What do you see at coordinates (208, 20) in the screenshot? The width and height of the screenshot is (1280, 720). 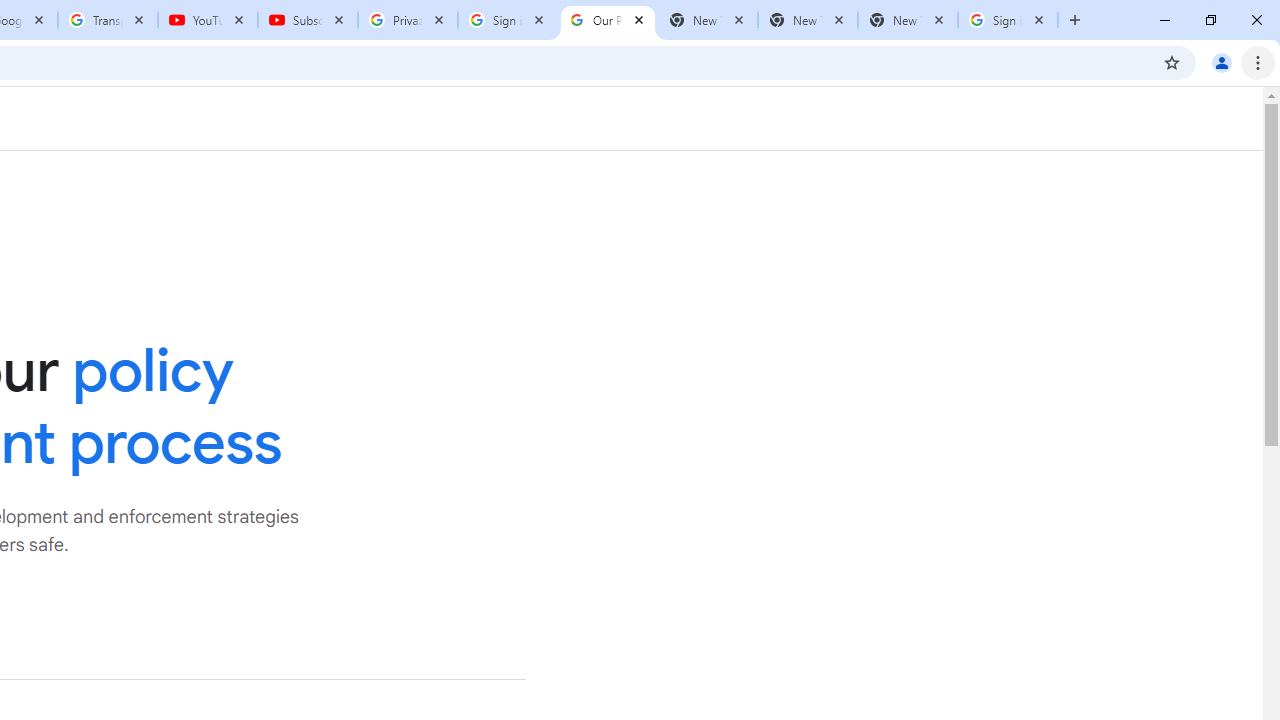 I see `'YouTube'` at bounding box center [208, 20].